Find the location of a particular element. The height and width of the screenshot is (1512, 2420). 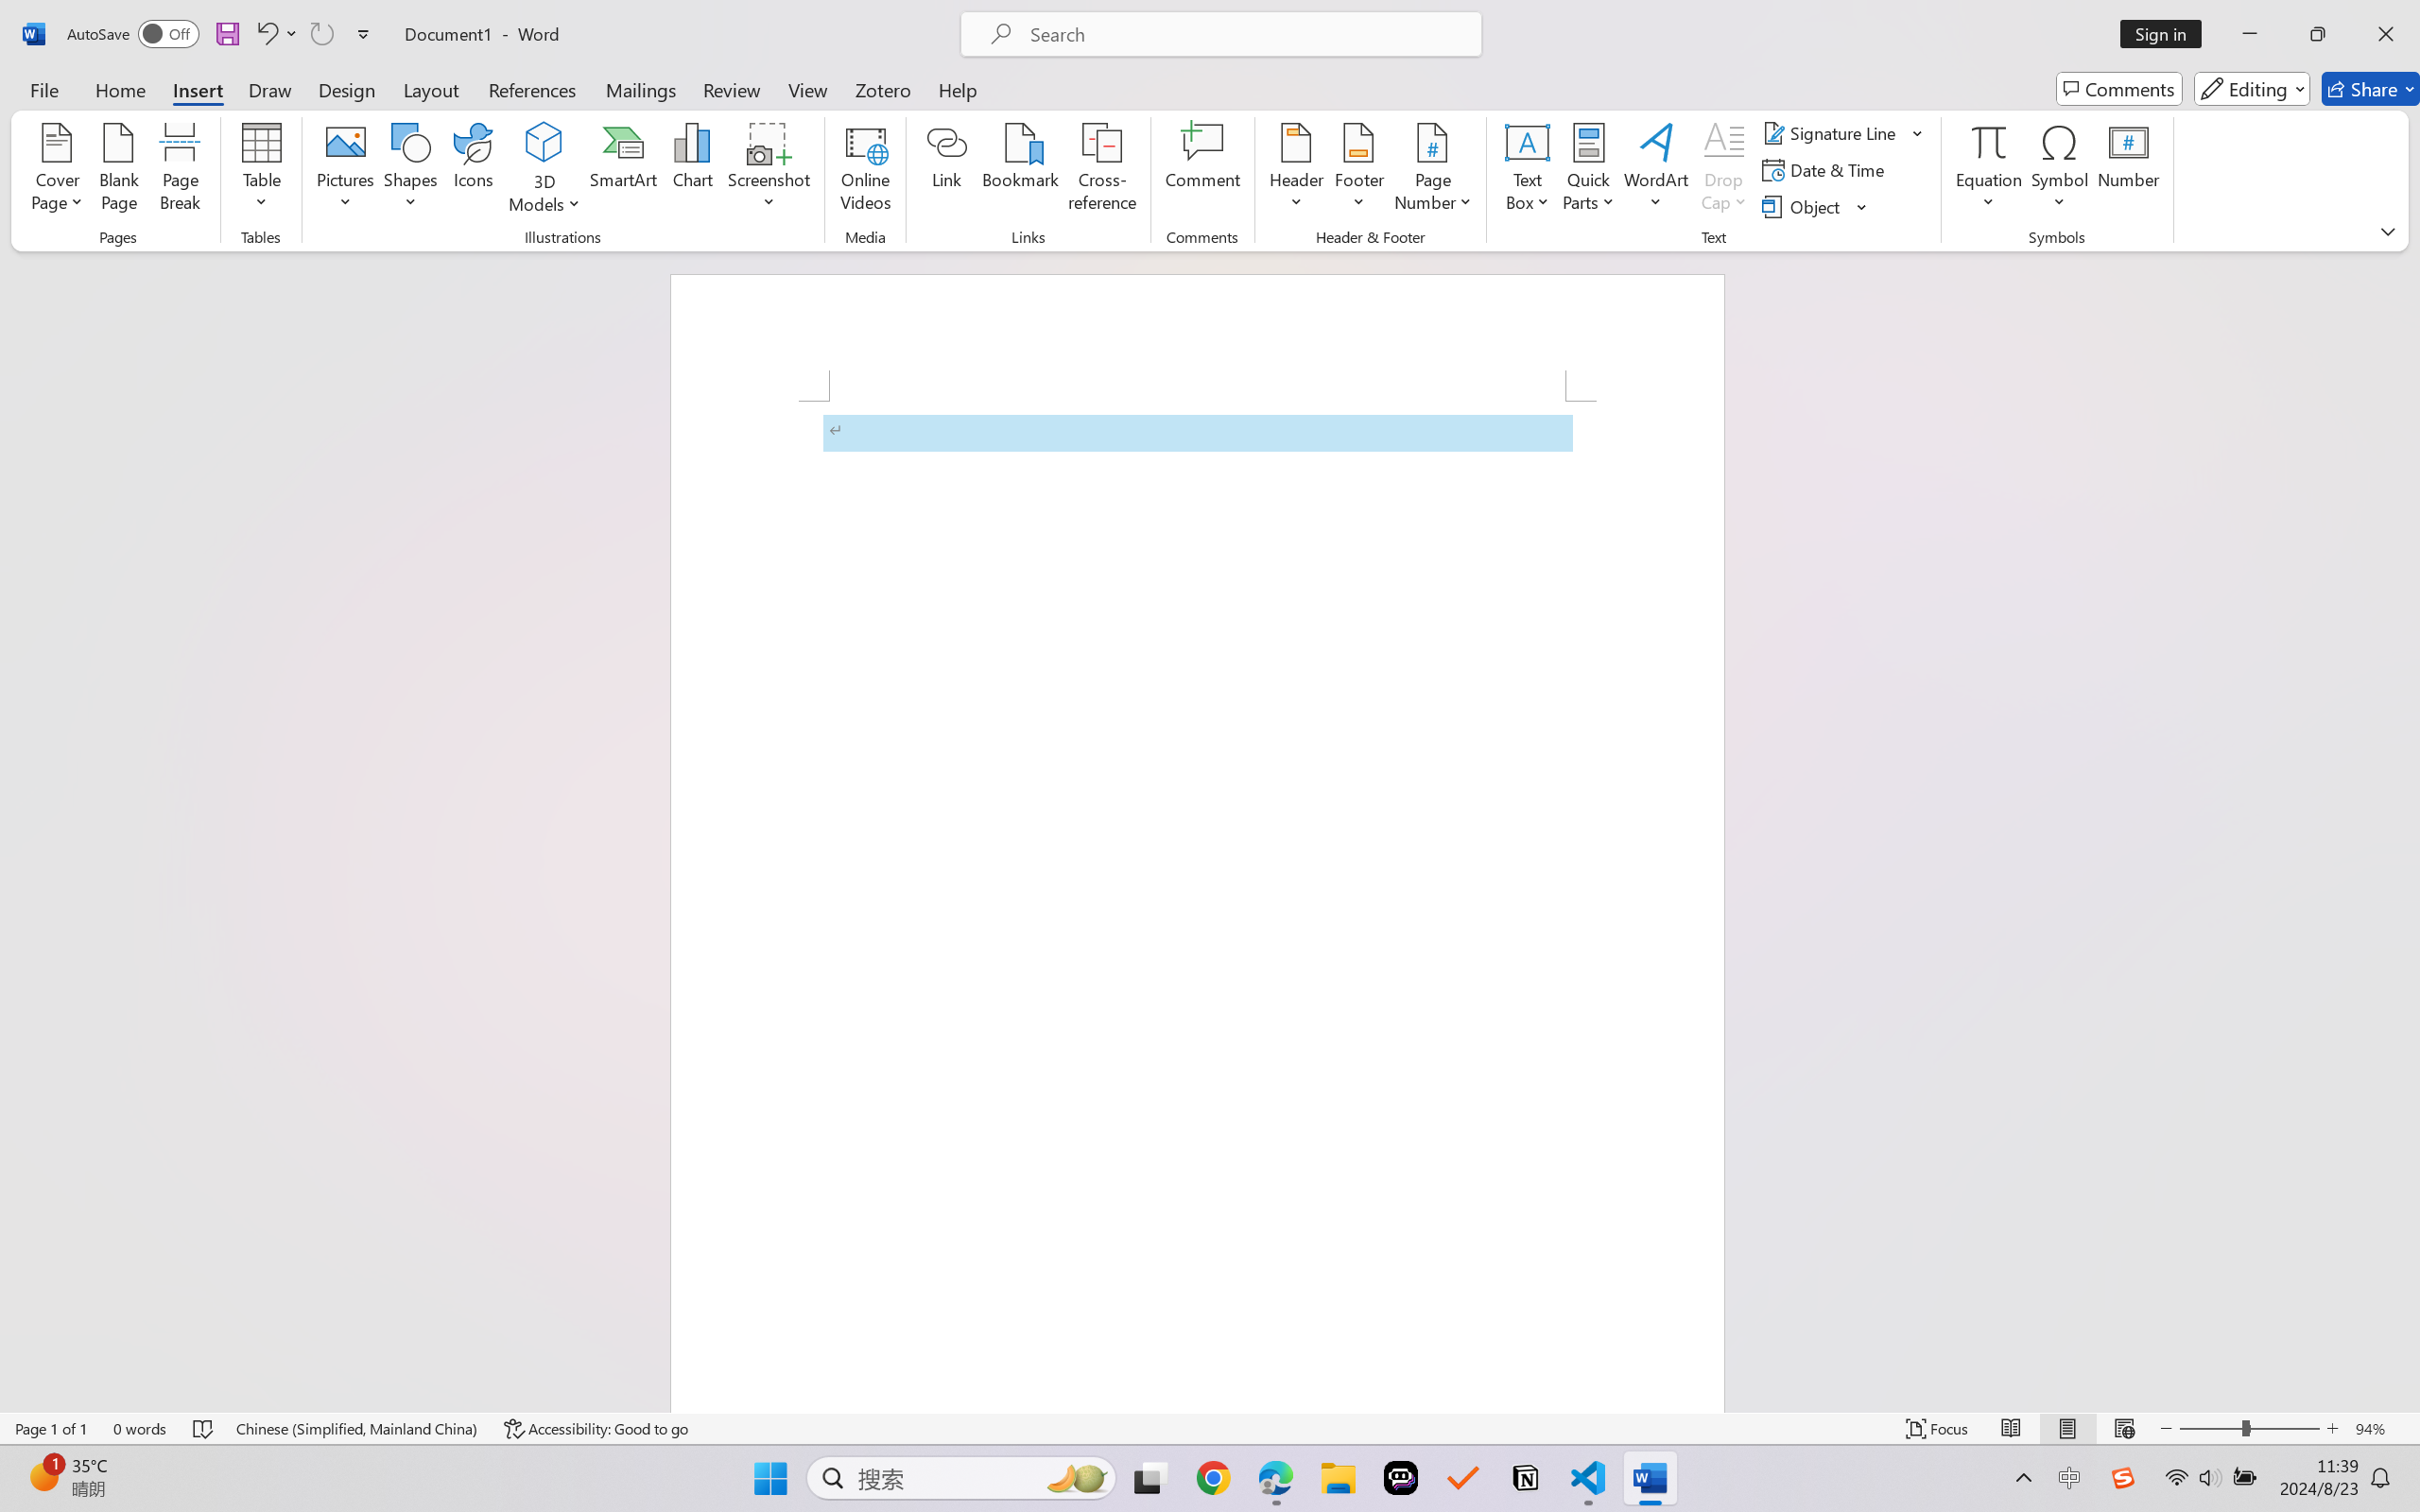

'Page Number' is located at coordinates (1432, 170).